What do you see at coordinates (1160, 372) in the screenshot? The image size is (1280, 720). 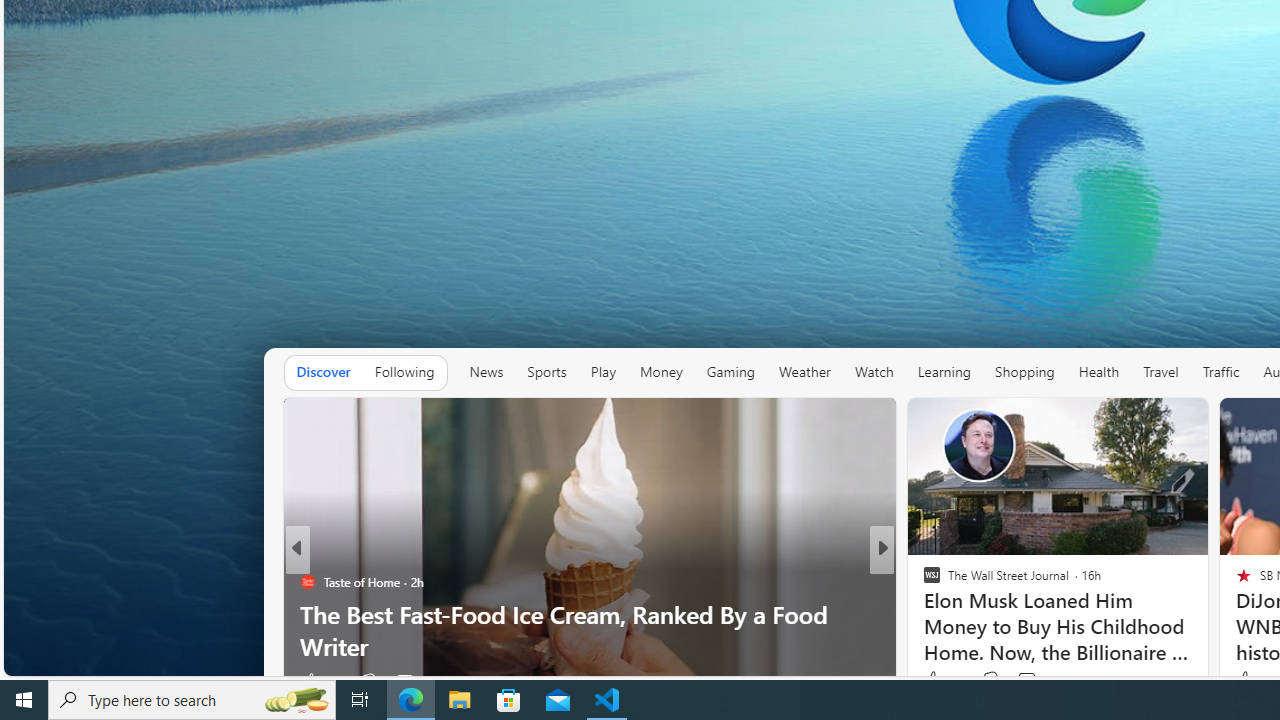 I see `'Travel'` at bounding box center [1160, 372].